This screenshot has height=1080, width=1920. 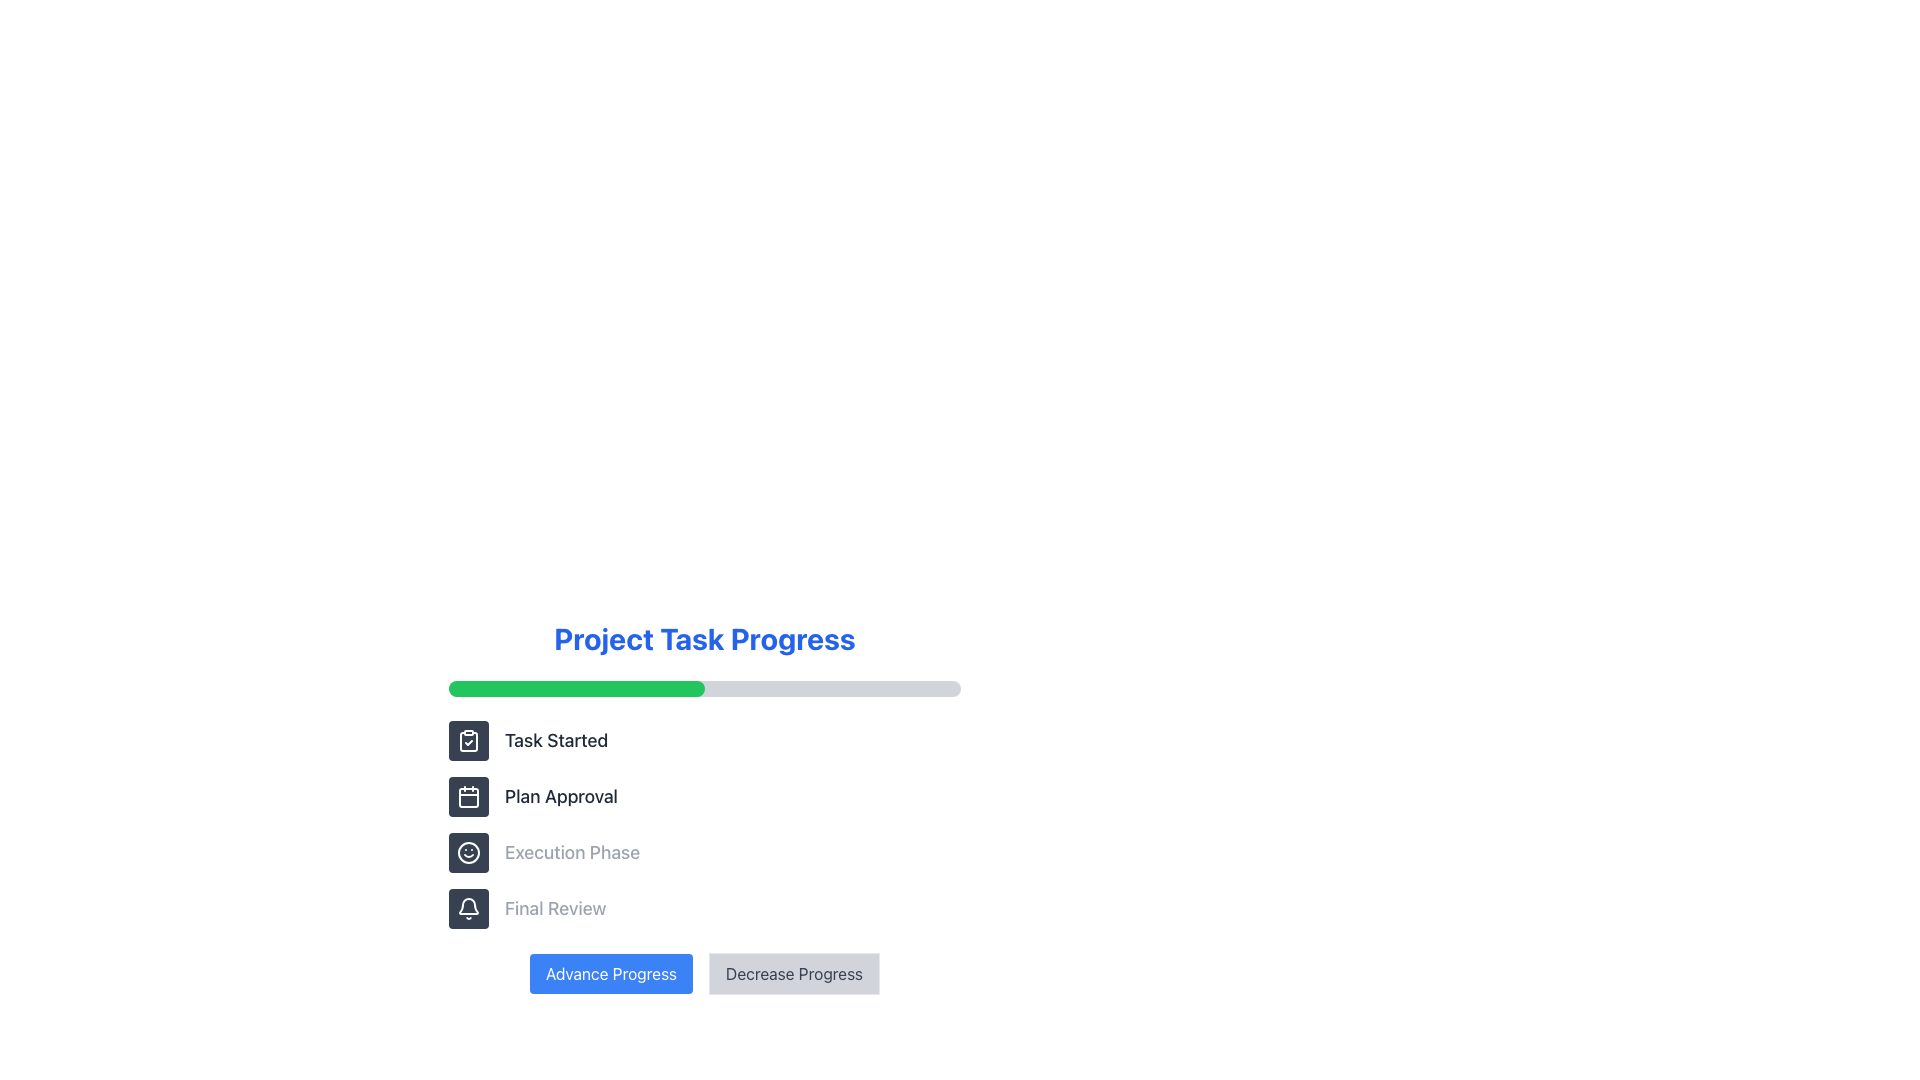 What do you see at coordinates (468, 796) in the screenshot?
I see `the square icon with rounded corners featuring a white calendar icon, located to the left of the text 'Plan Approval' within the task stages list` at bounding box center [468, 796].